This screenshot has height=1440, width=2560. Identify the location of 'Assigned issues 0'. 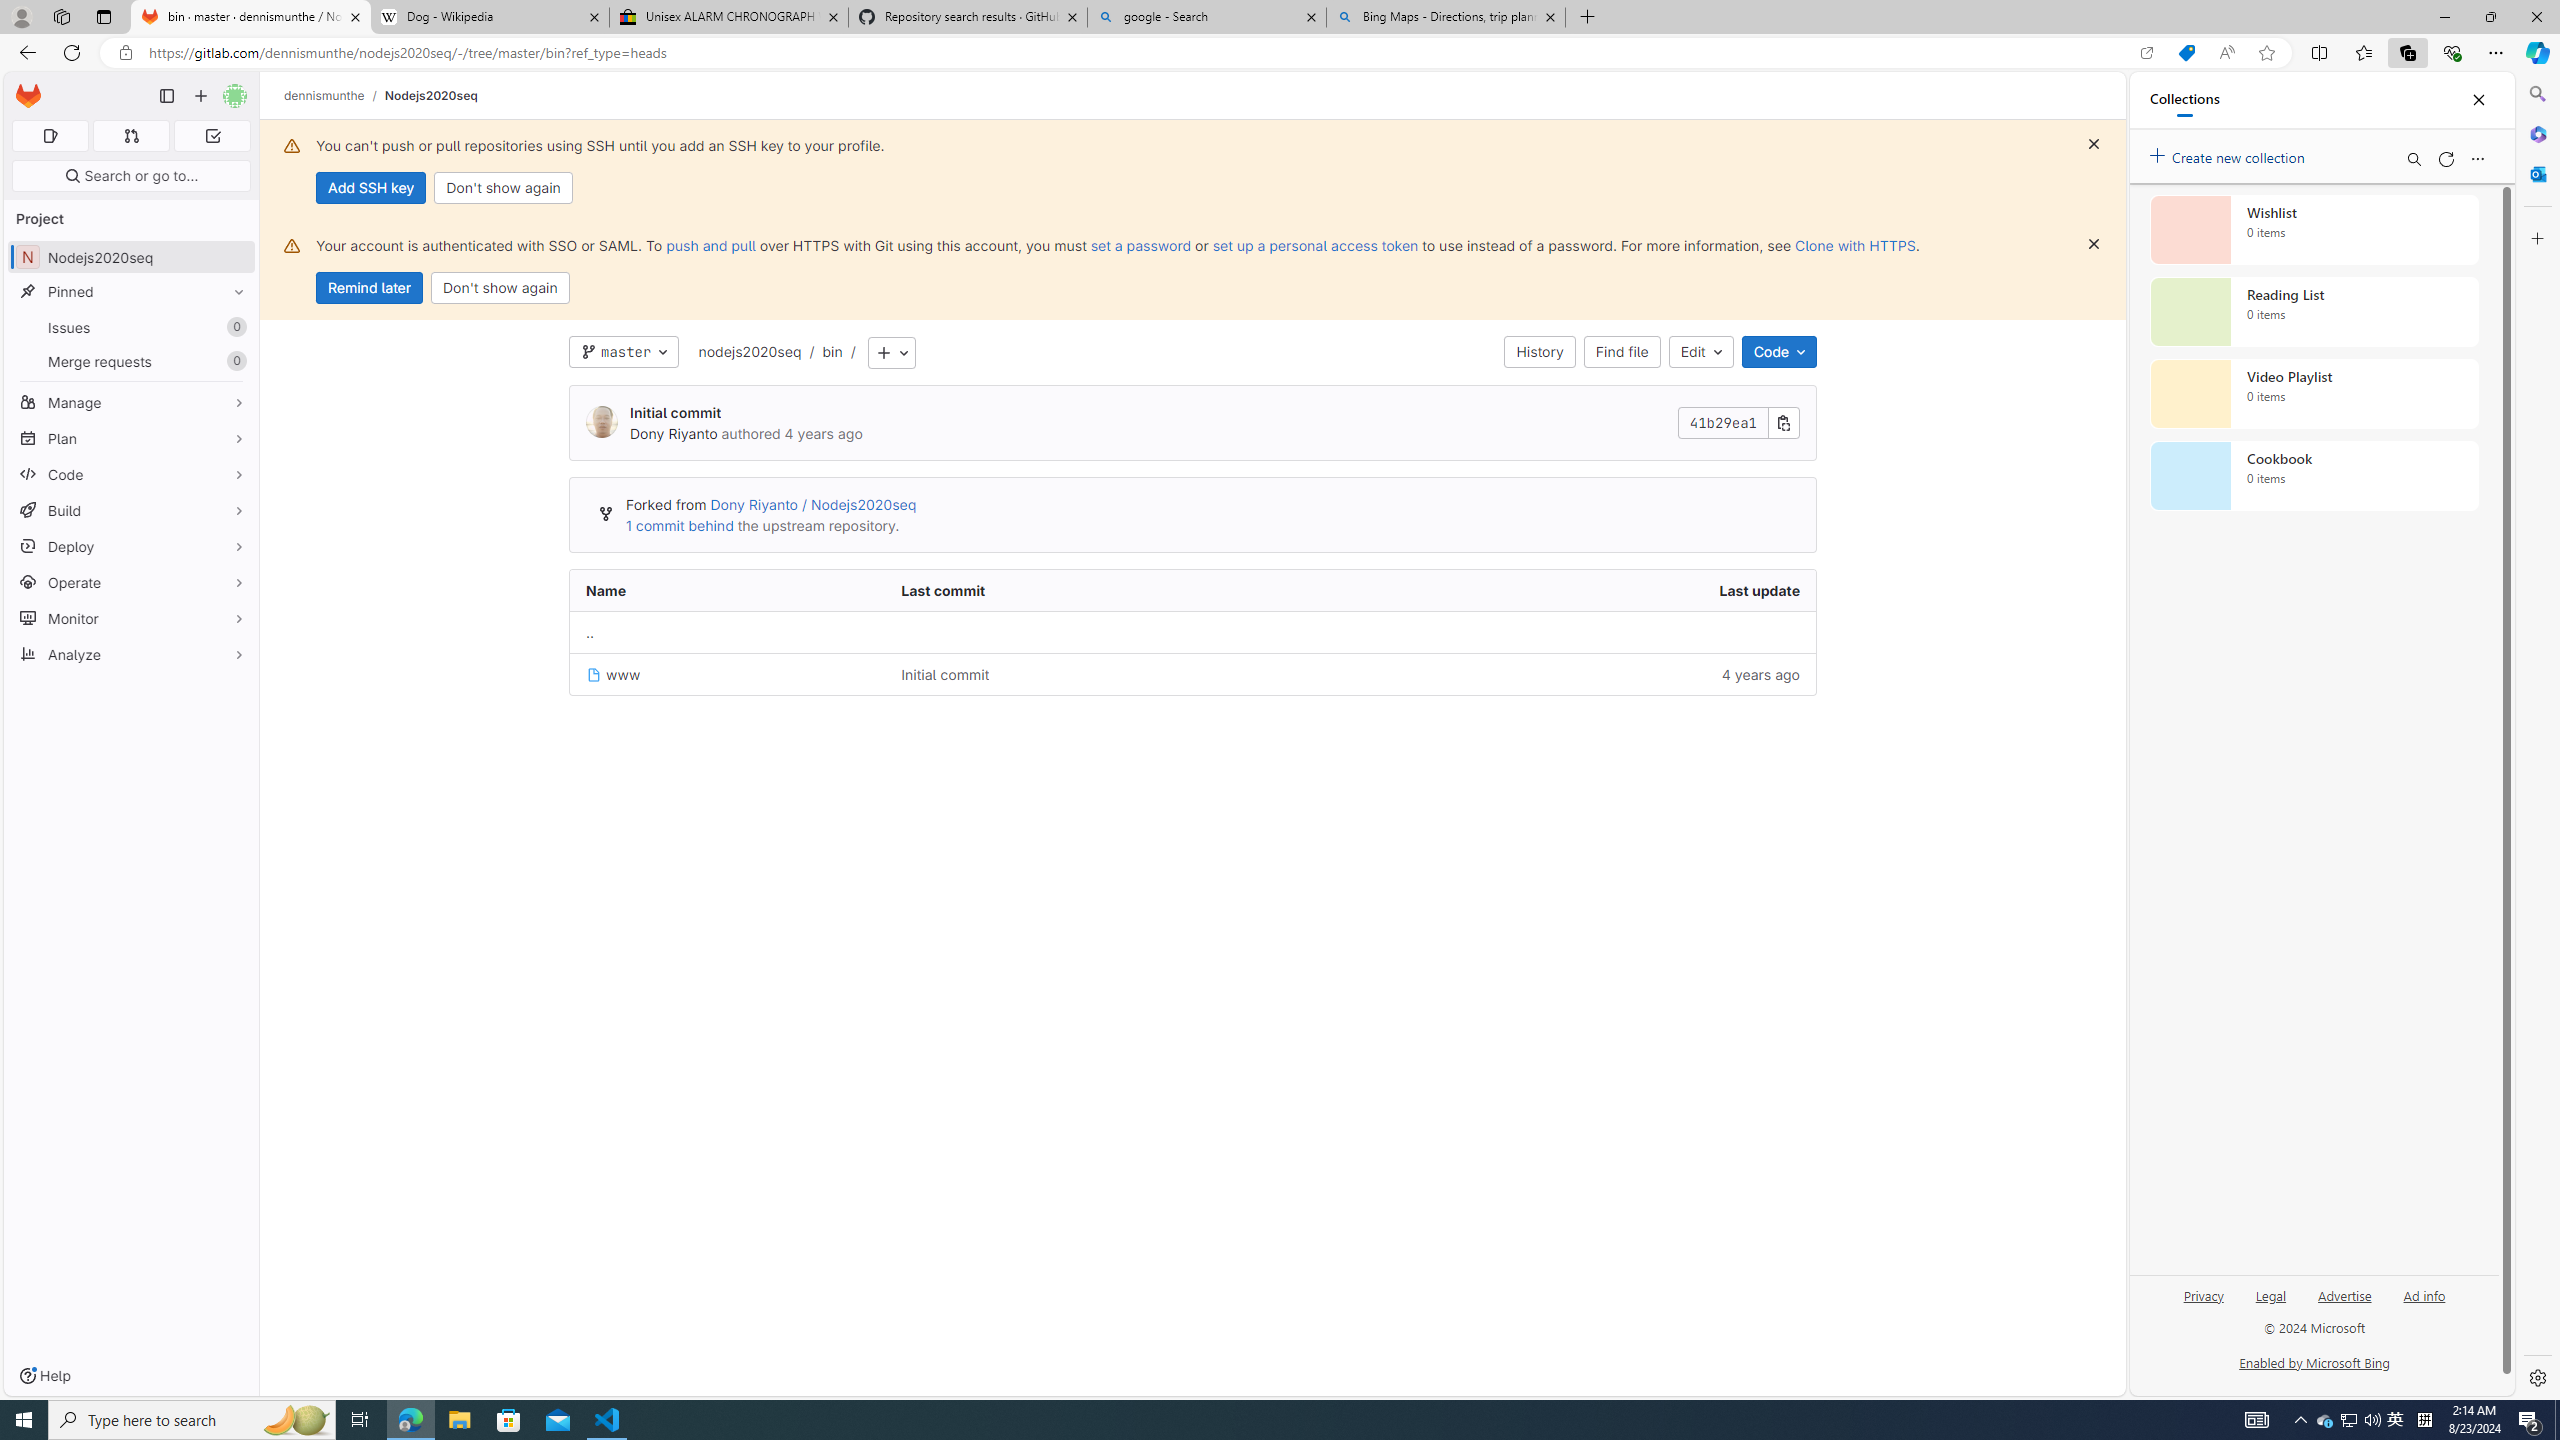
(50, 135).